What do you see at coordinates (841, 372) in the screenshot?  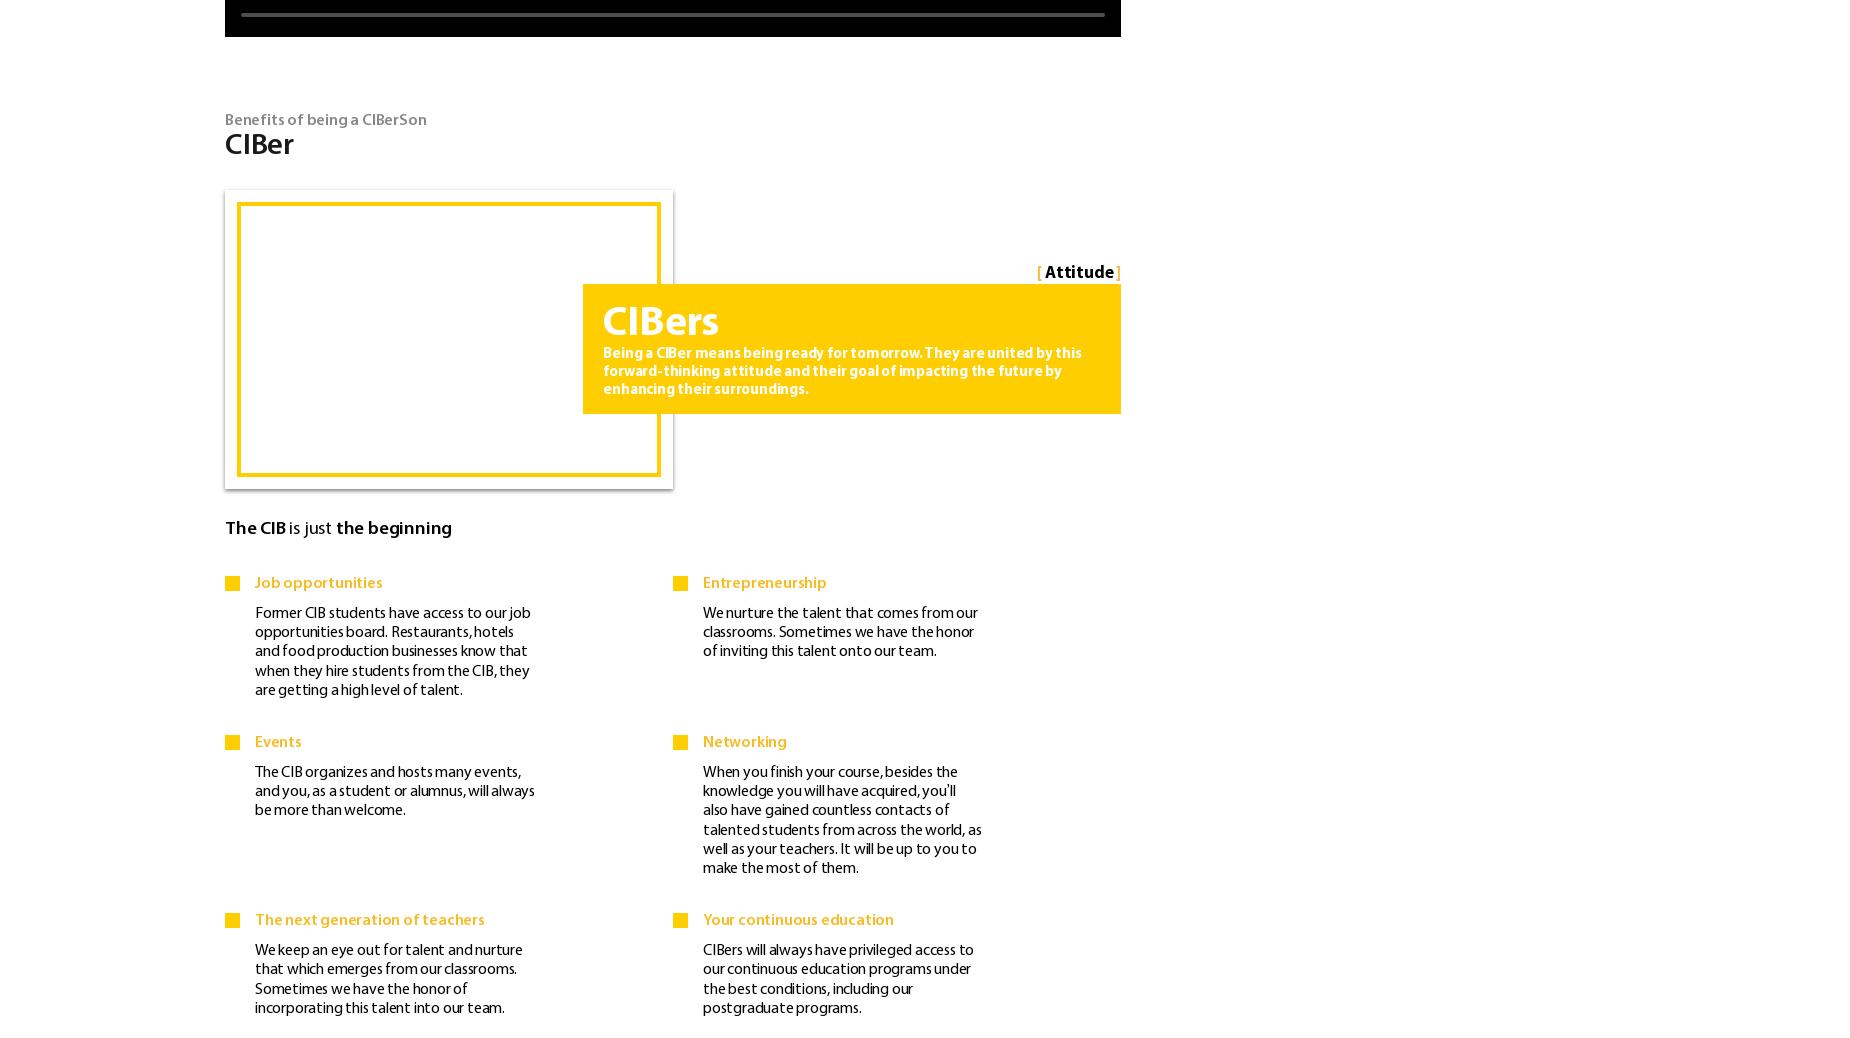 I see `'Being a CIBer means being ready for tomorrow. They are united by this forward-thinking attitude and their goal of impacting the future by enhancing their surroundings.'` at bounding box center [841, 372].